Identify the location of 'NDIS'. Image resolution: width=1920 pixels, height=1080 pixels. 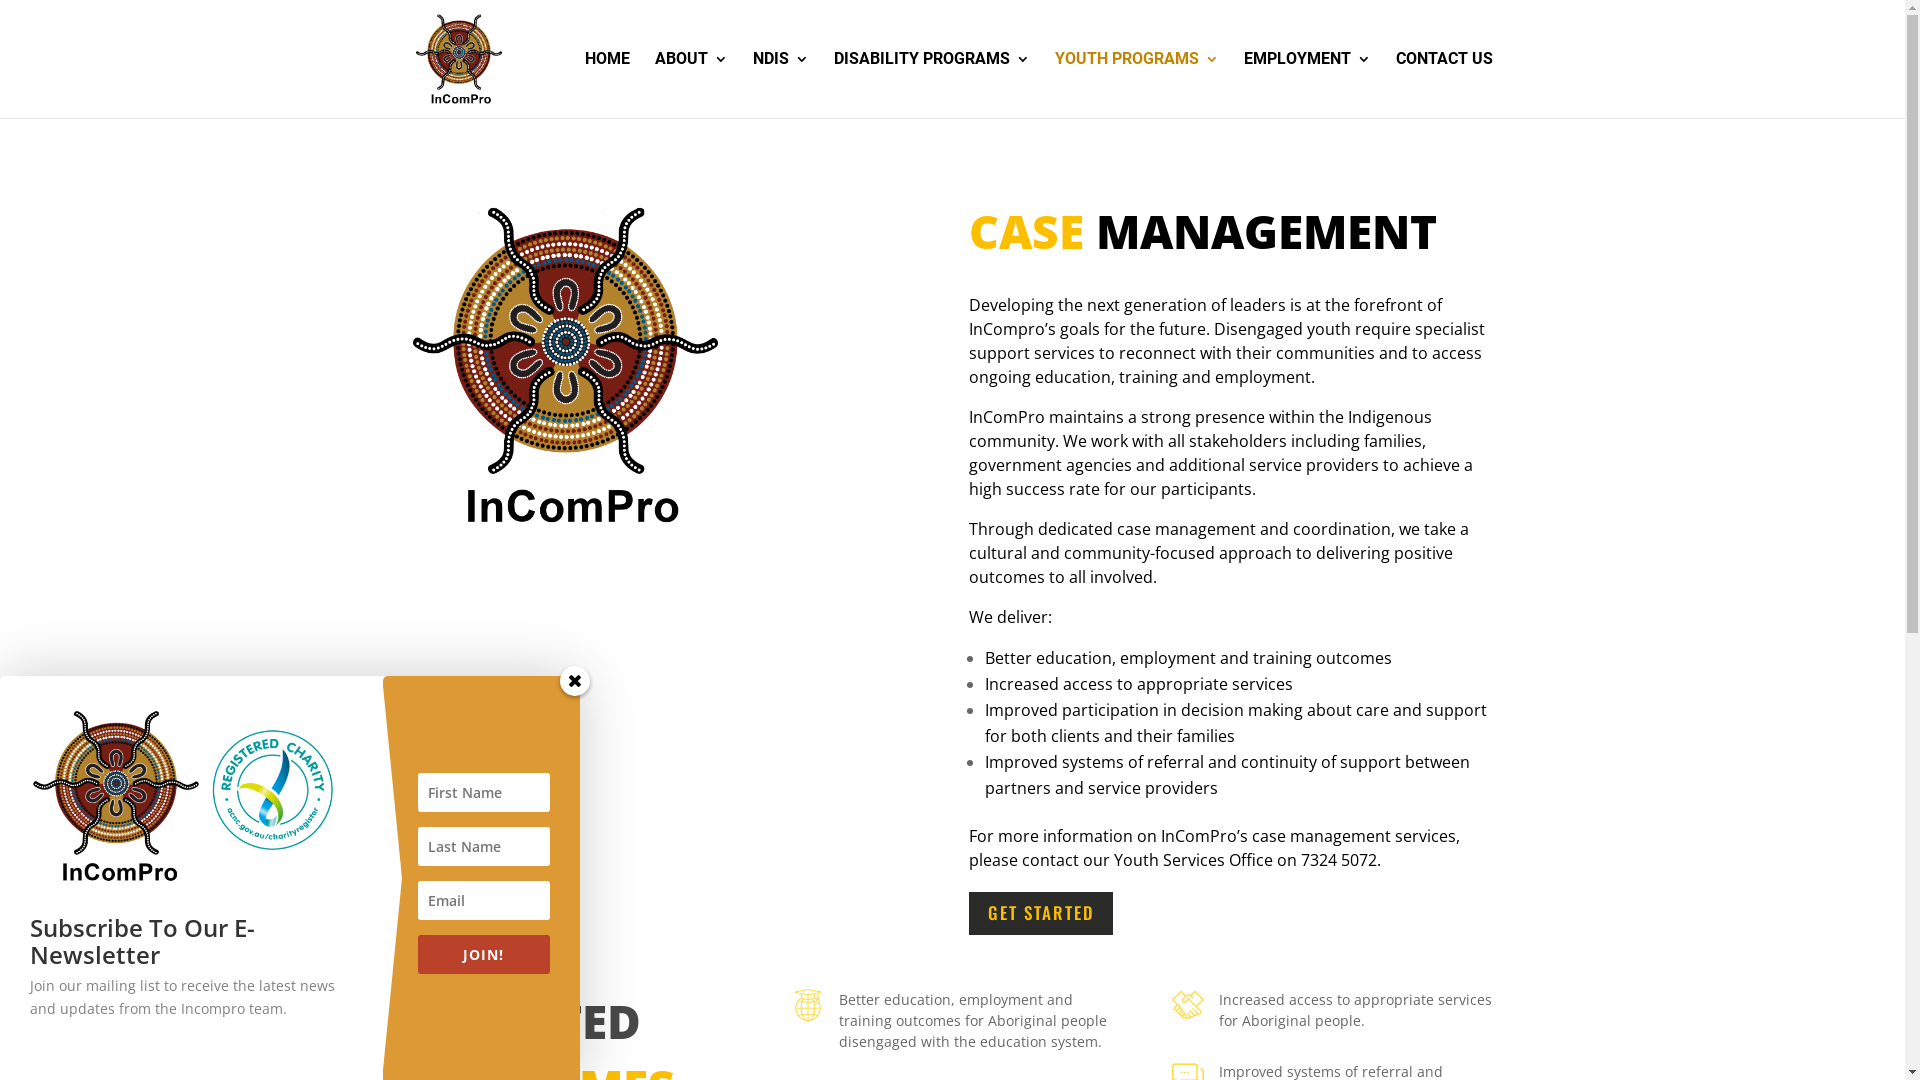
(751, 83).